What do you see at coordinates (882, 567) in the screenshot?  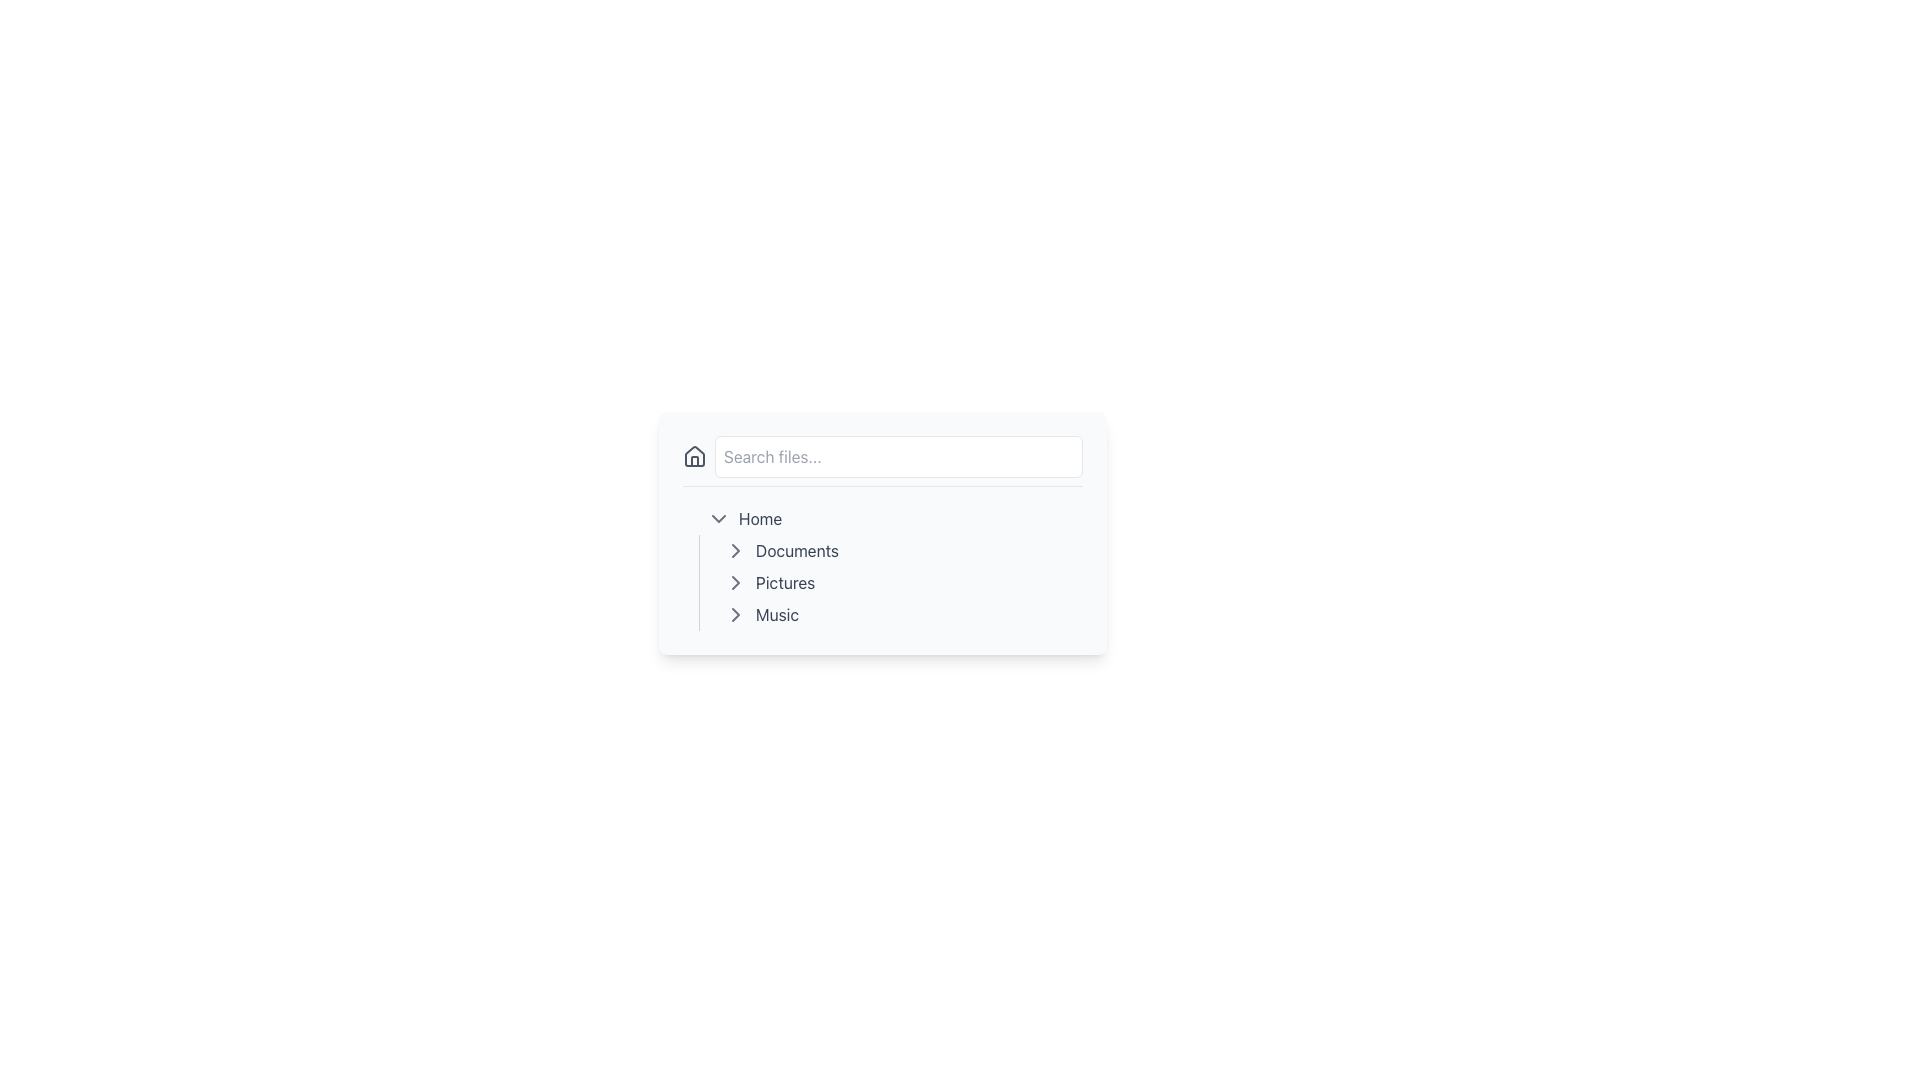 I see `the hierarchical list element containing the items 'Home', 'Documents', 'Pictures', and 'Music'` at bounding box center [882, 567].